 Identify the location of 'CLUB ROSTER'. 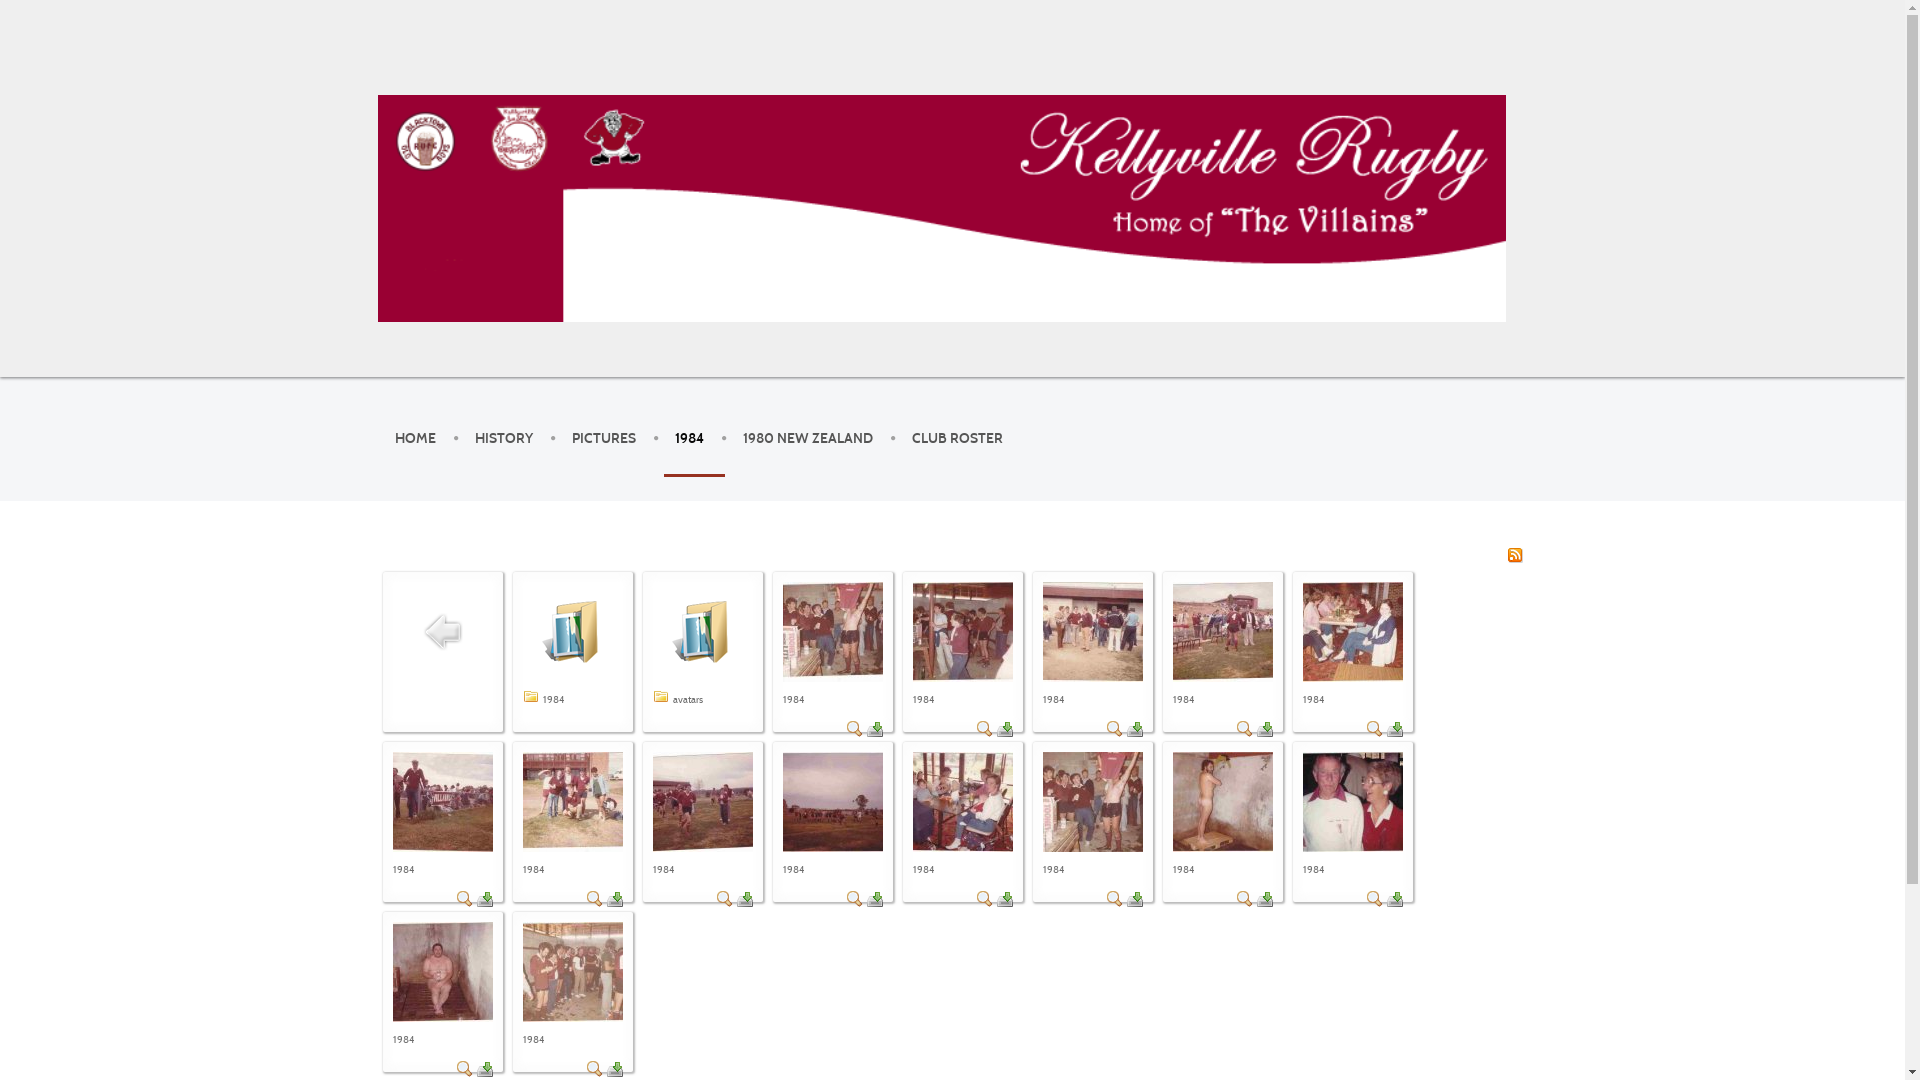
(956, 438).